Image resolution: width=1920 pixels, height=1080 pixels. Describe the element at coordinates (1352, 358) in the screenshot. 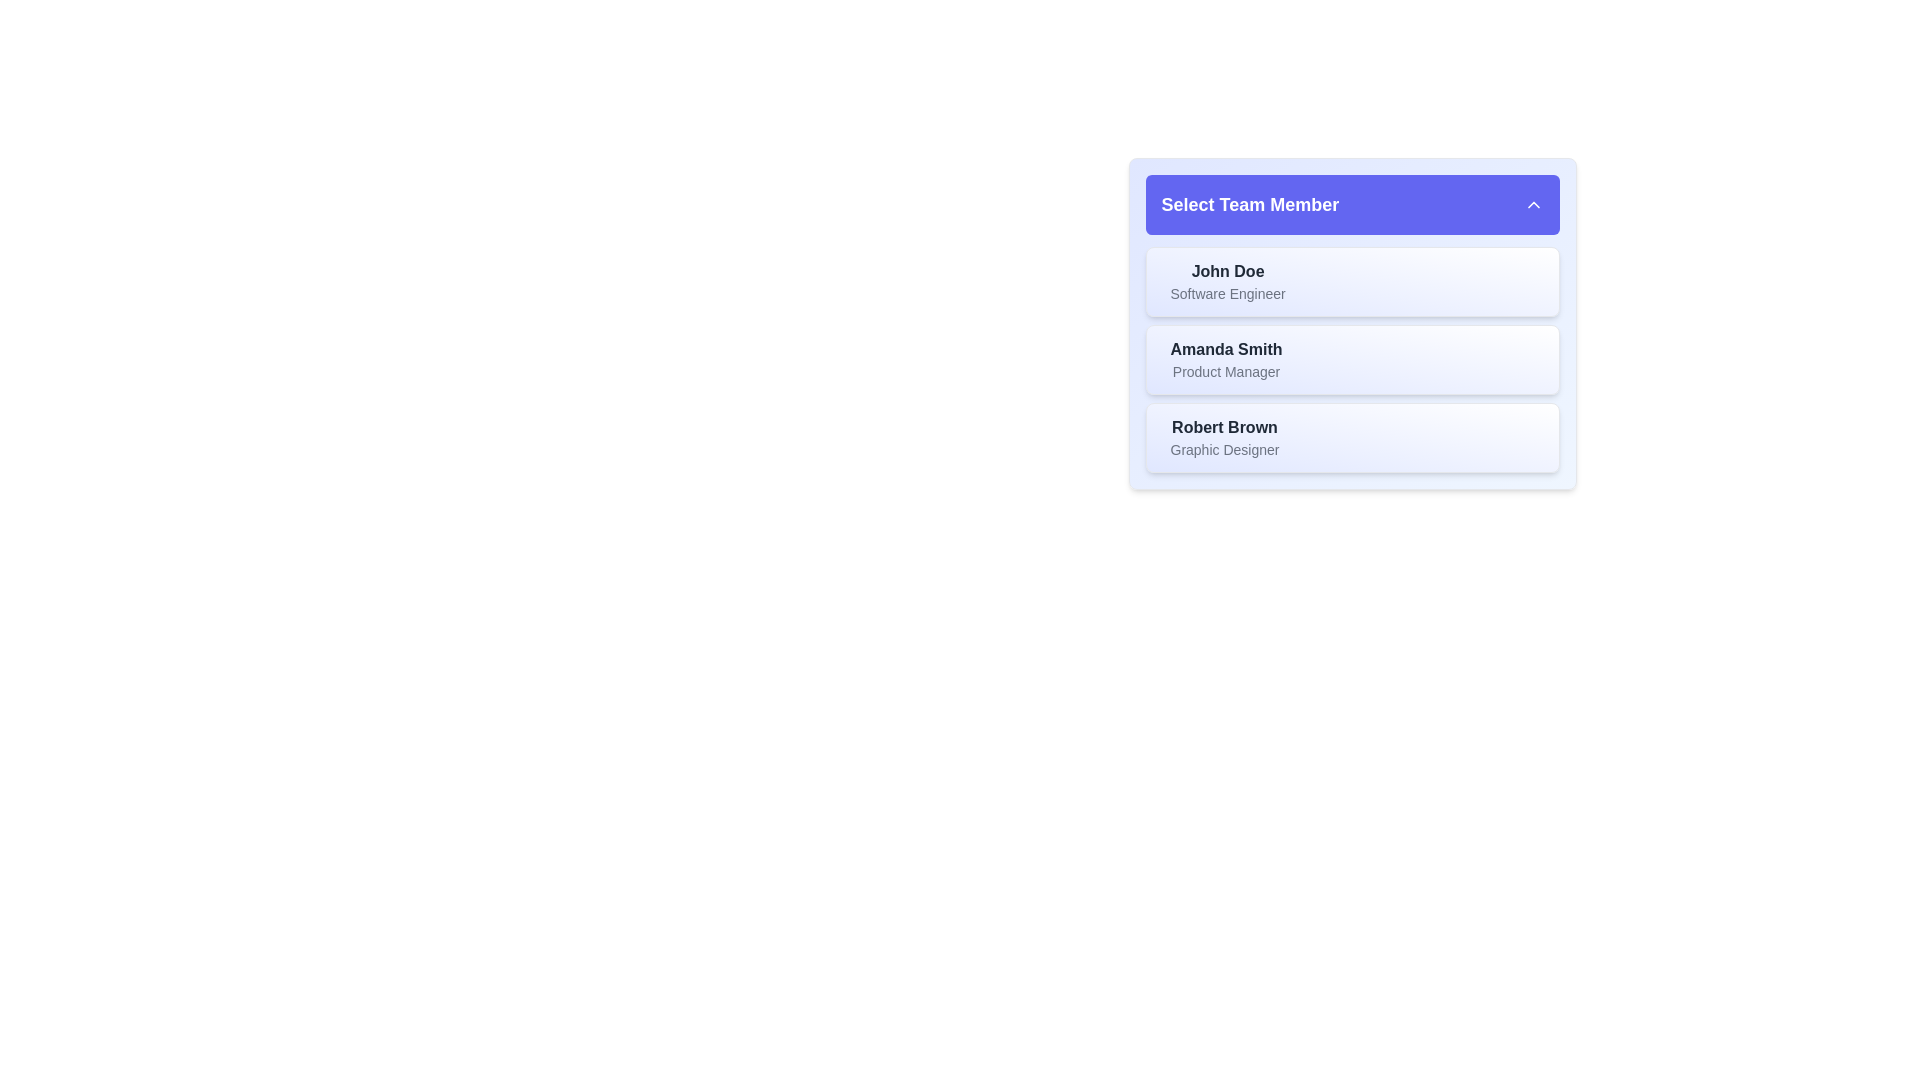

I see `the list item labeled 'Amanda Smith', who is a Product Manager` at that location.